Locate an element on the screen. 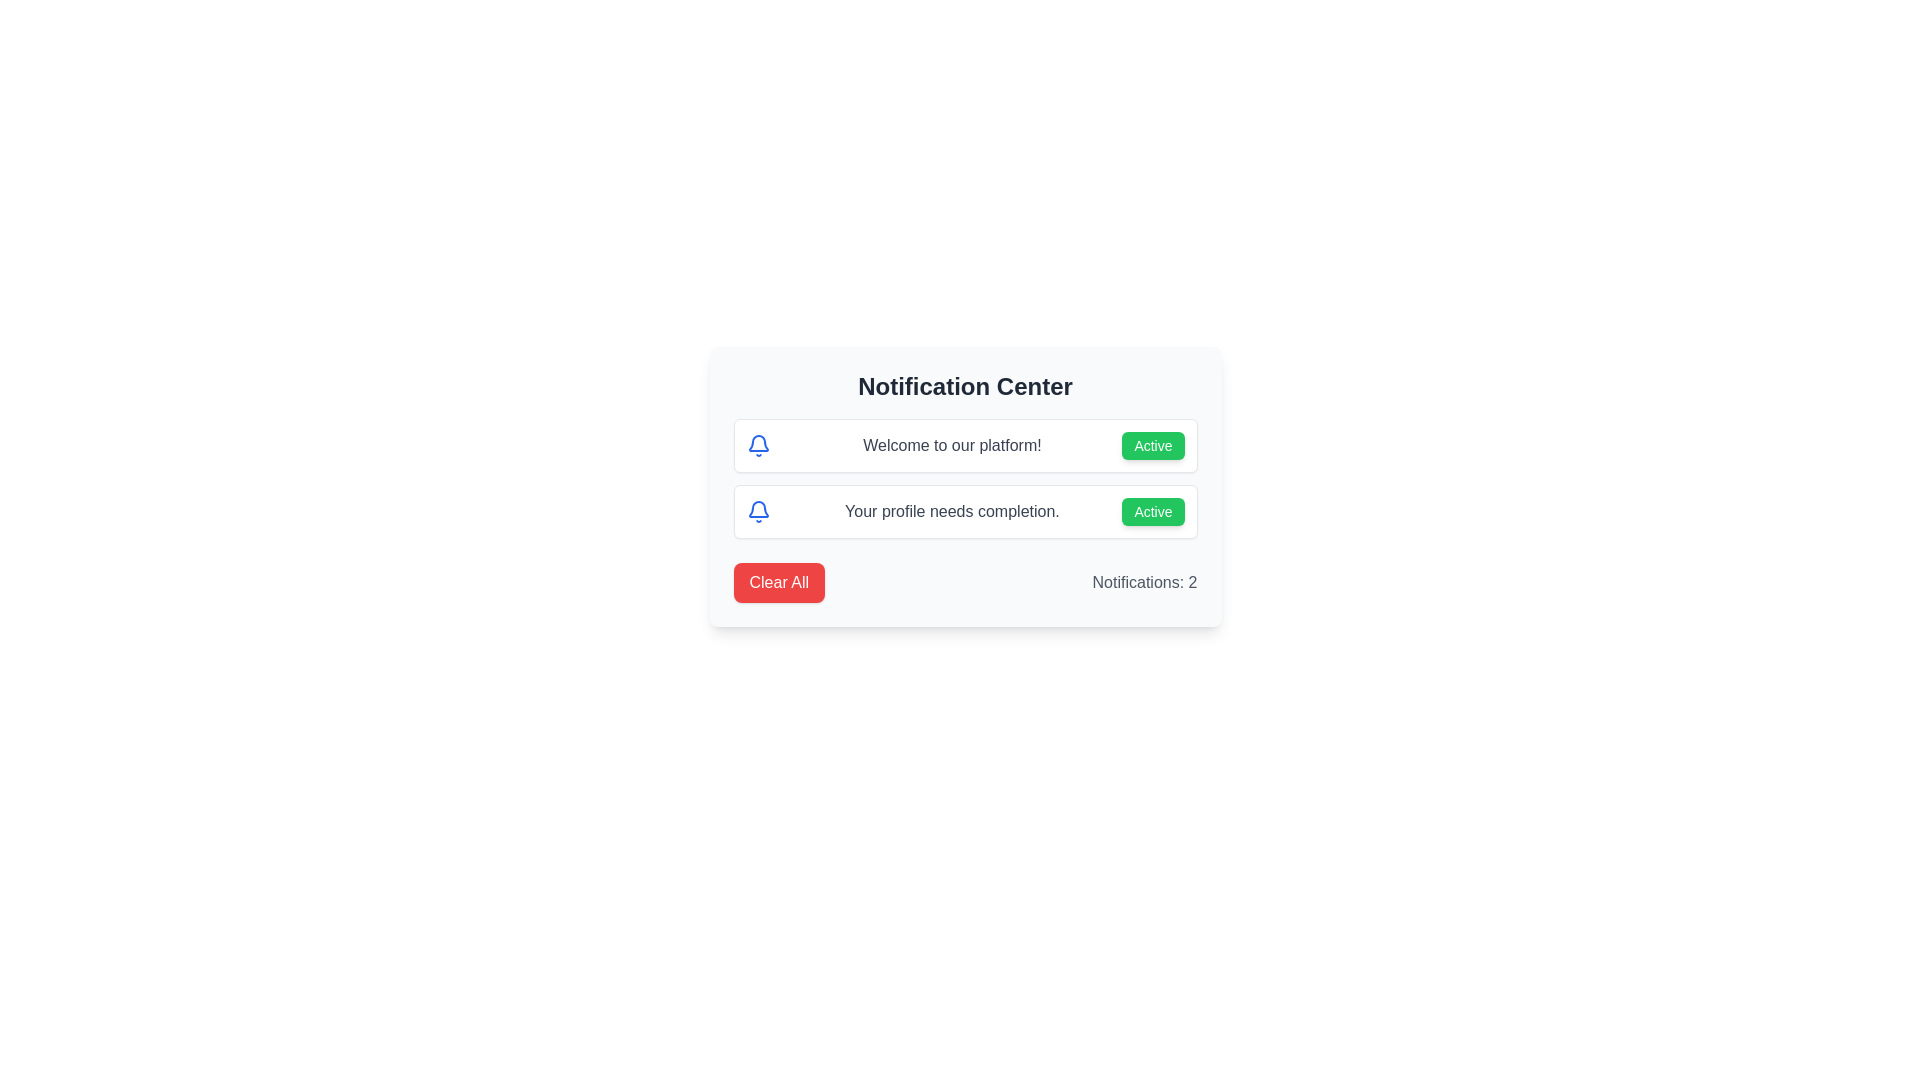  the notification icon located at the left edge of the 'Your profile needs completion.' notification item is located at coordinates (757, 511).